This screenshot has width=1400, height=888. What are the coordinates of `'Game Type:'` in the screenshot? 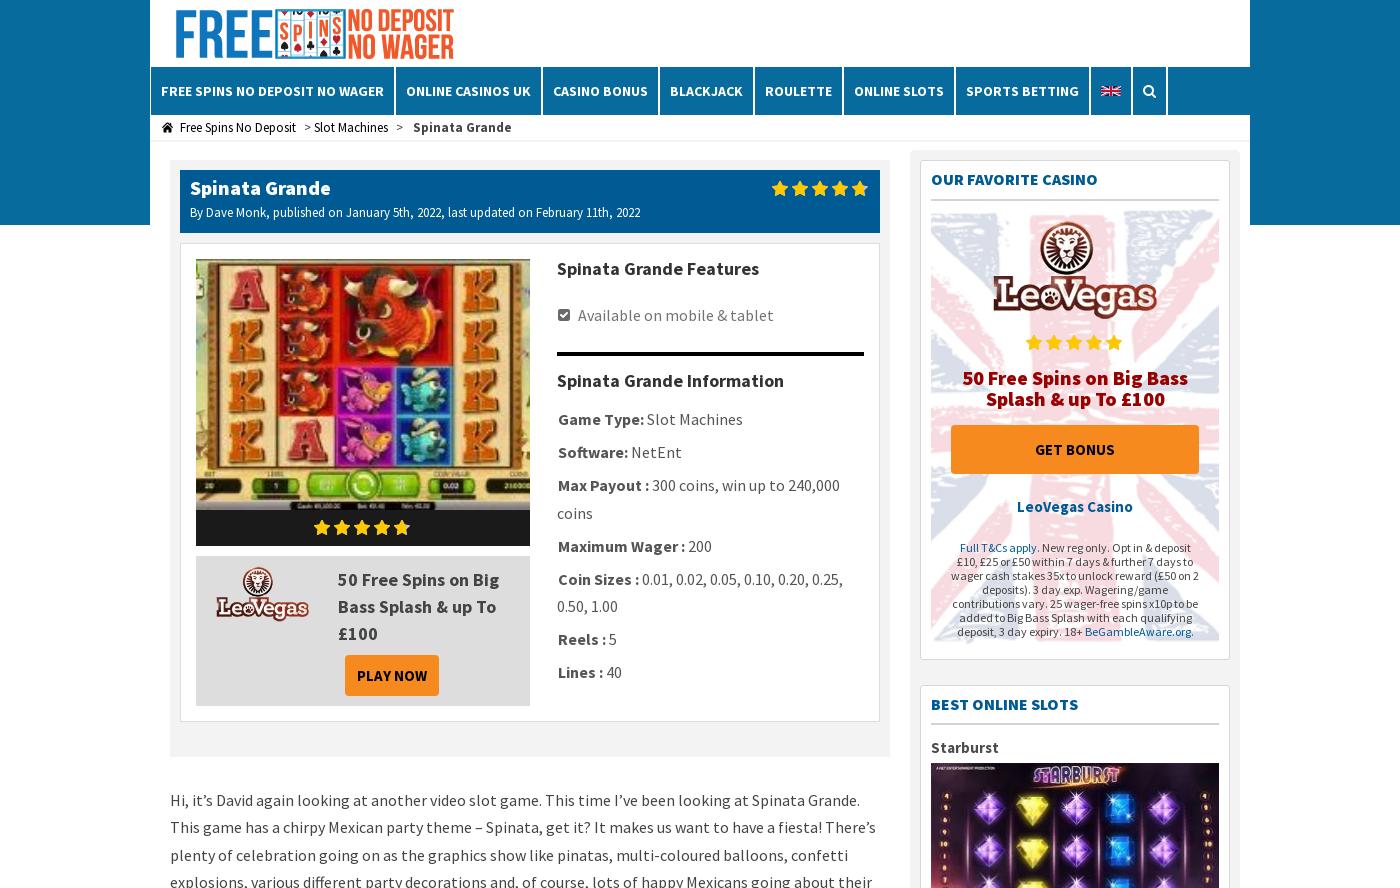 It's located at (602, 416).